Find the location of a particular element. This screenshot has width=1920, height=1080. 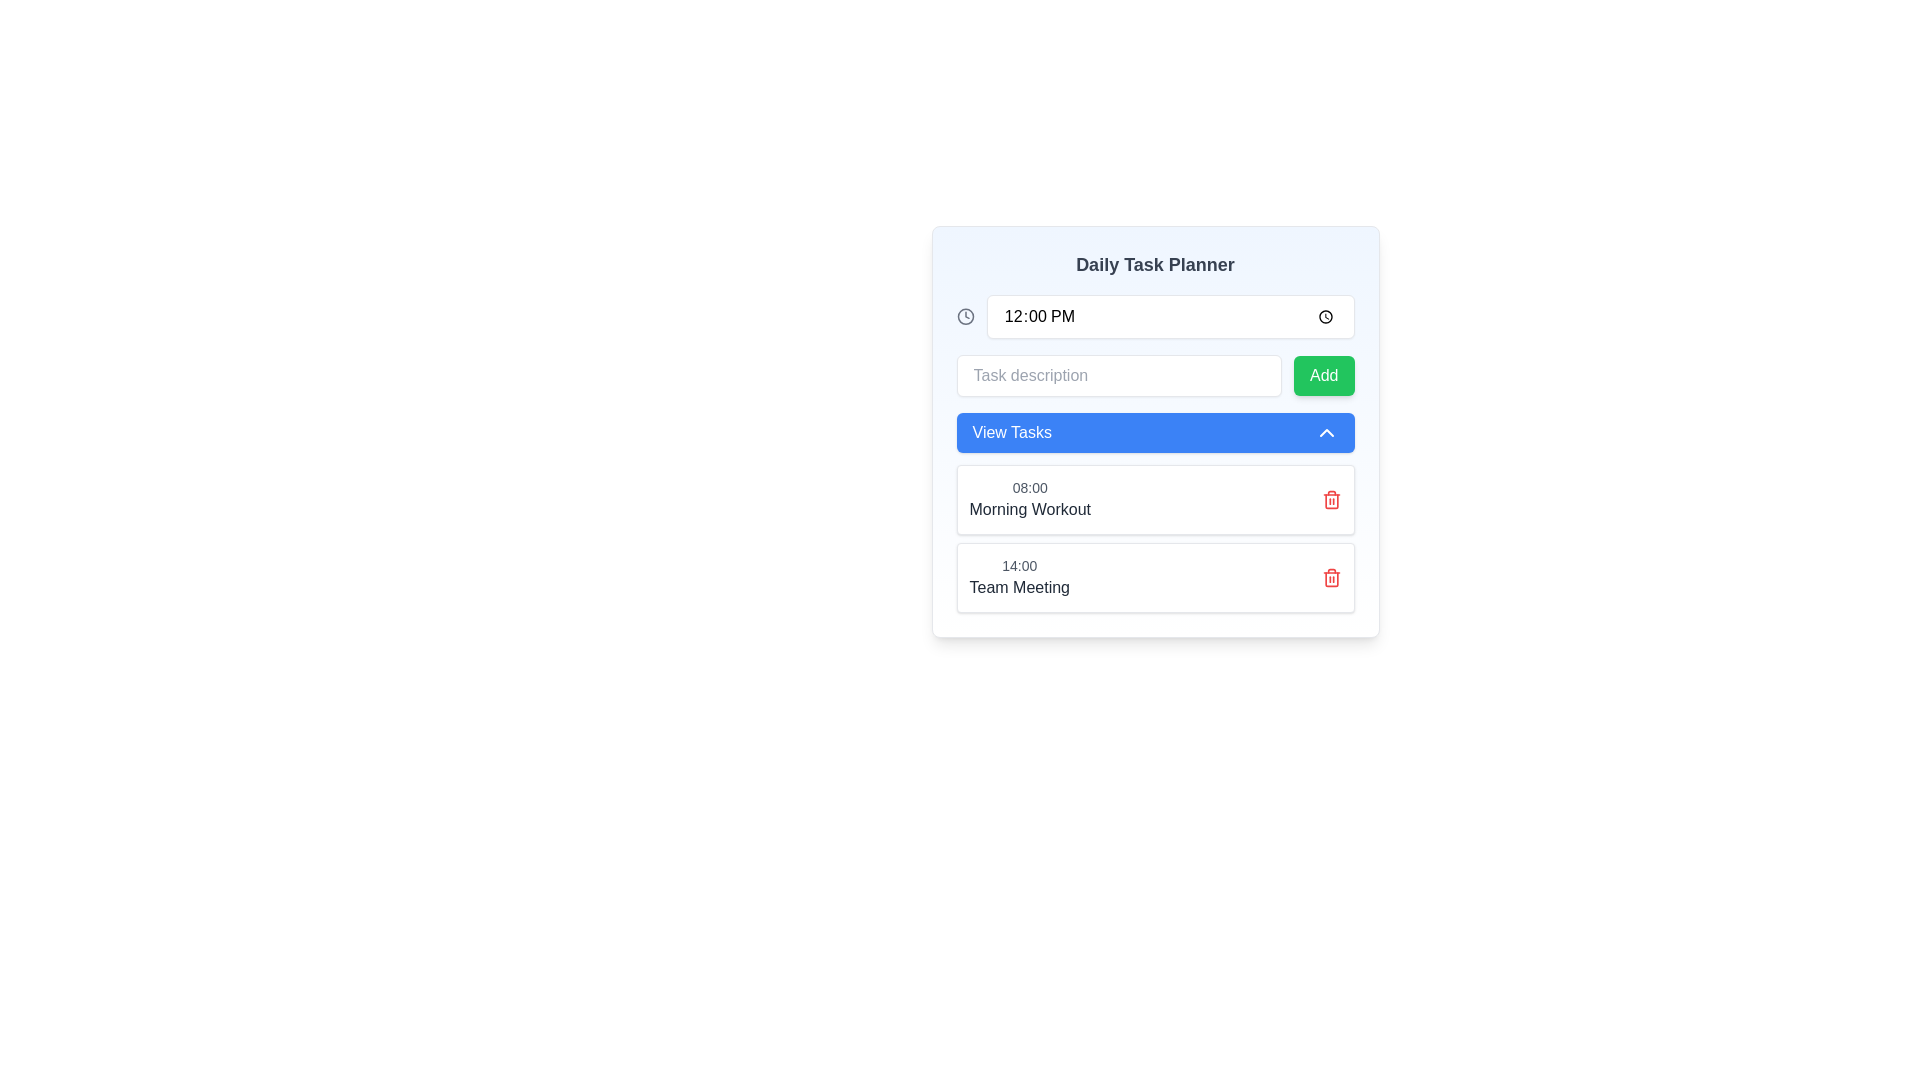

the time of the first task item in the Daily Task Planner section is located at coordinates (1155, 499).